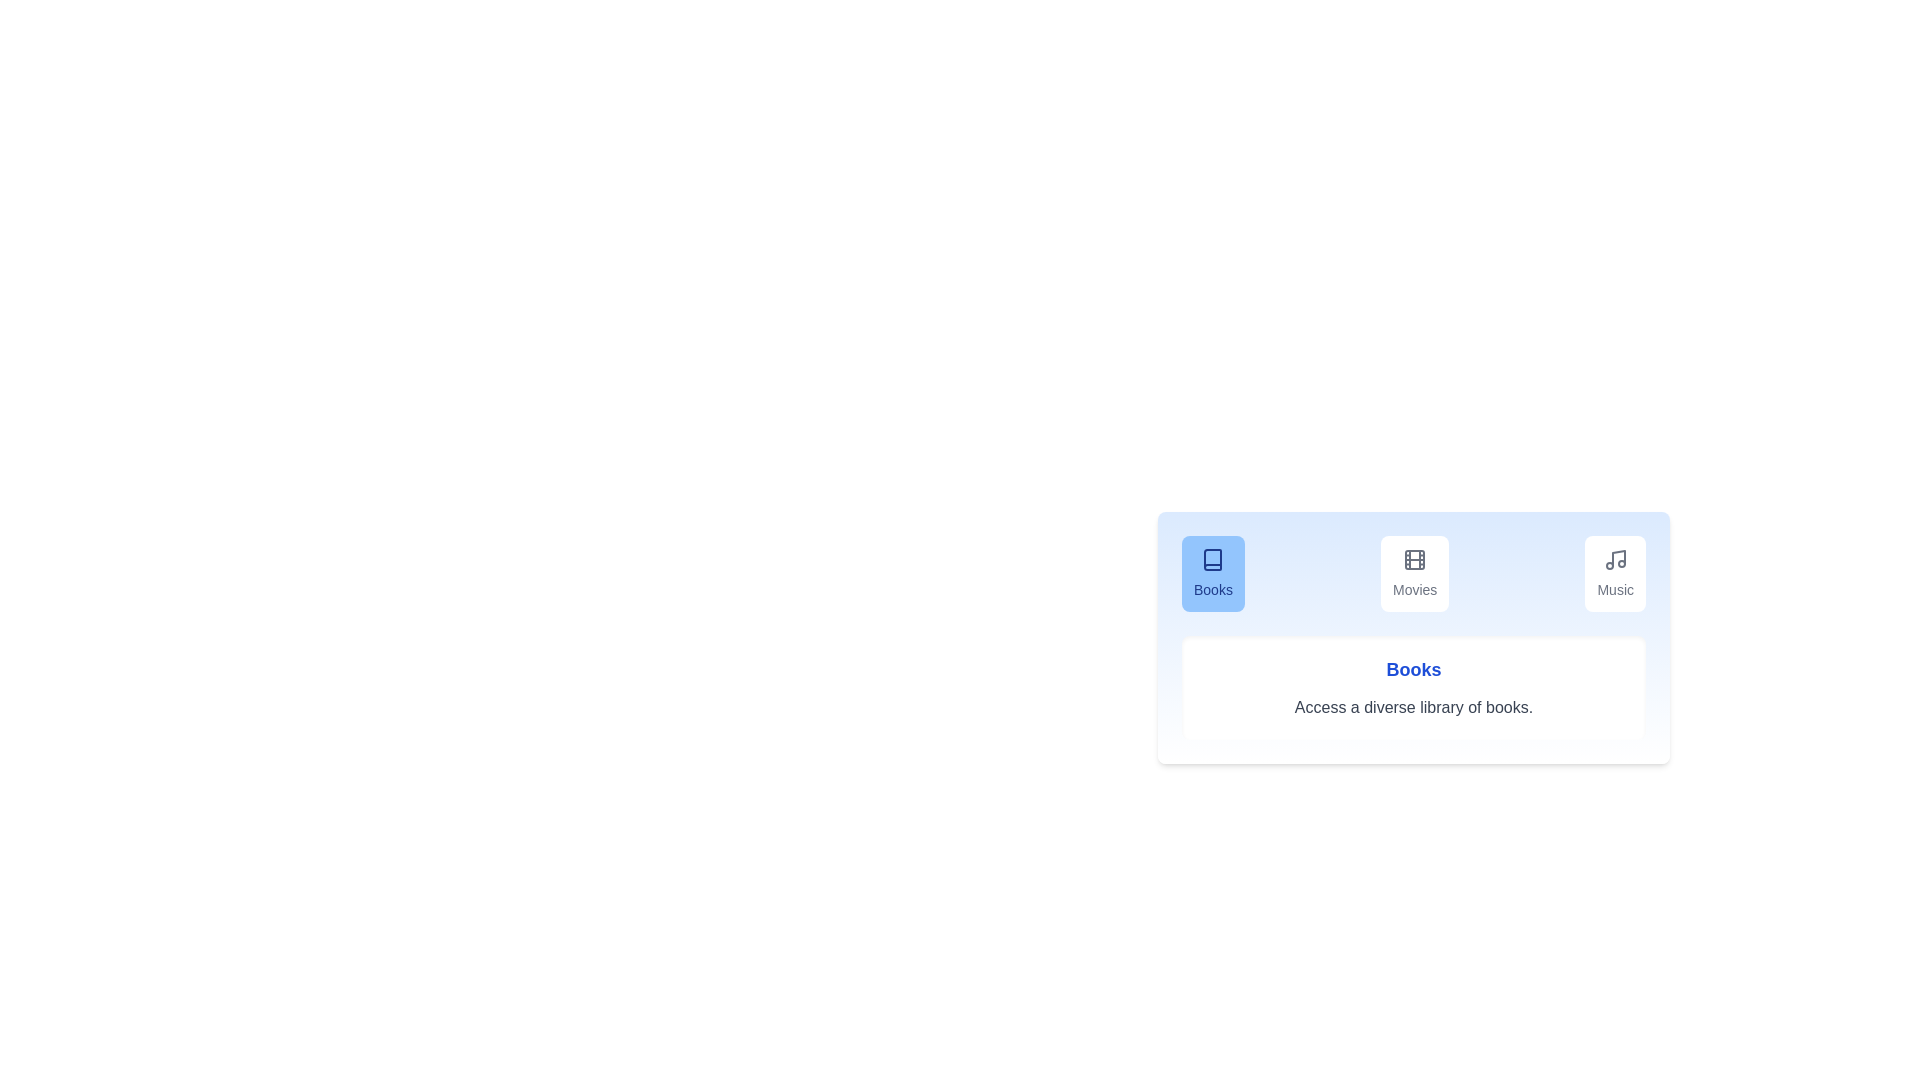  What do you see at coordinates (1212, 574) in the screenshot?
I see `the Books tab by clicking on its button` at bounding box center [1212, 574].